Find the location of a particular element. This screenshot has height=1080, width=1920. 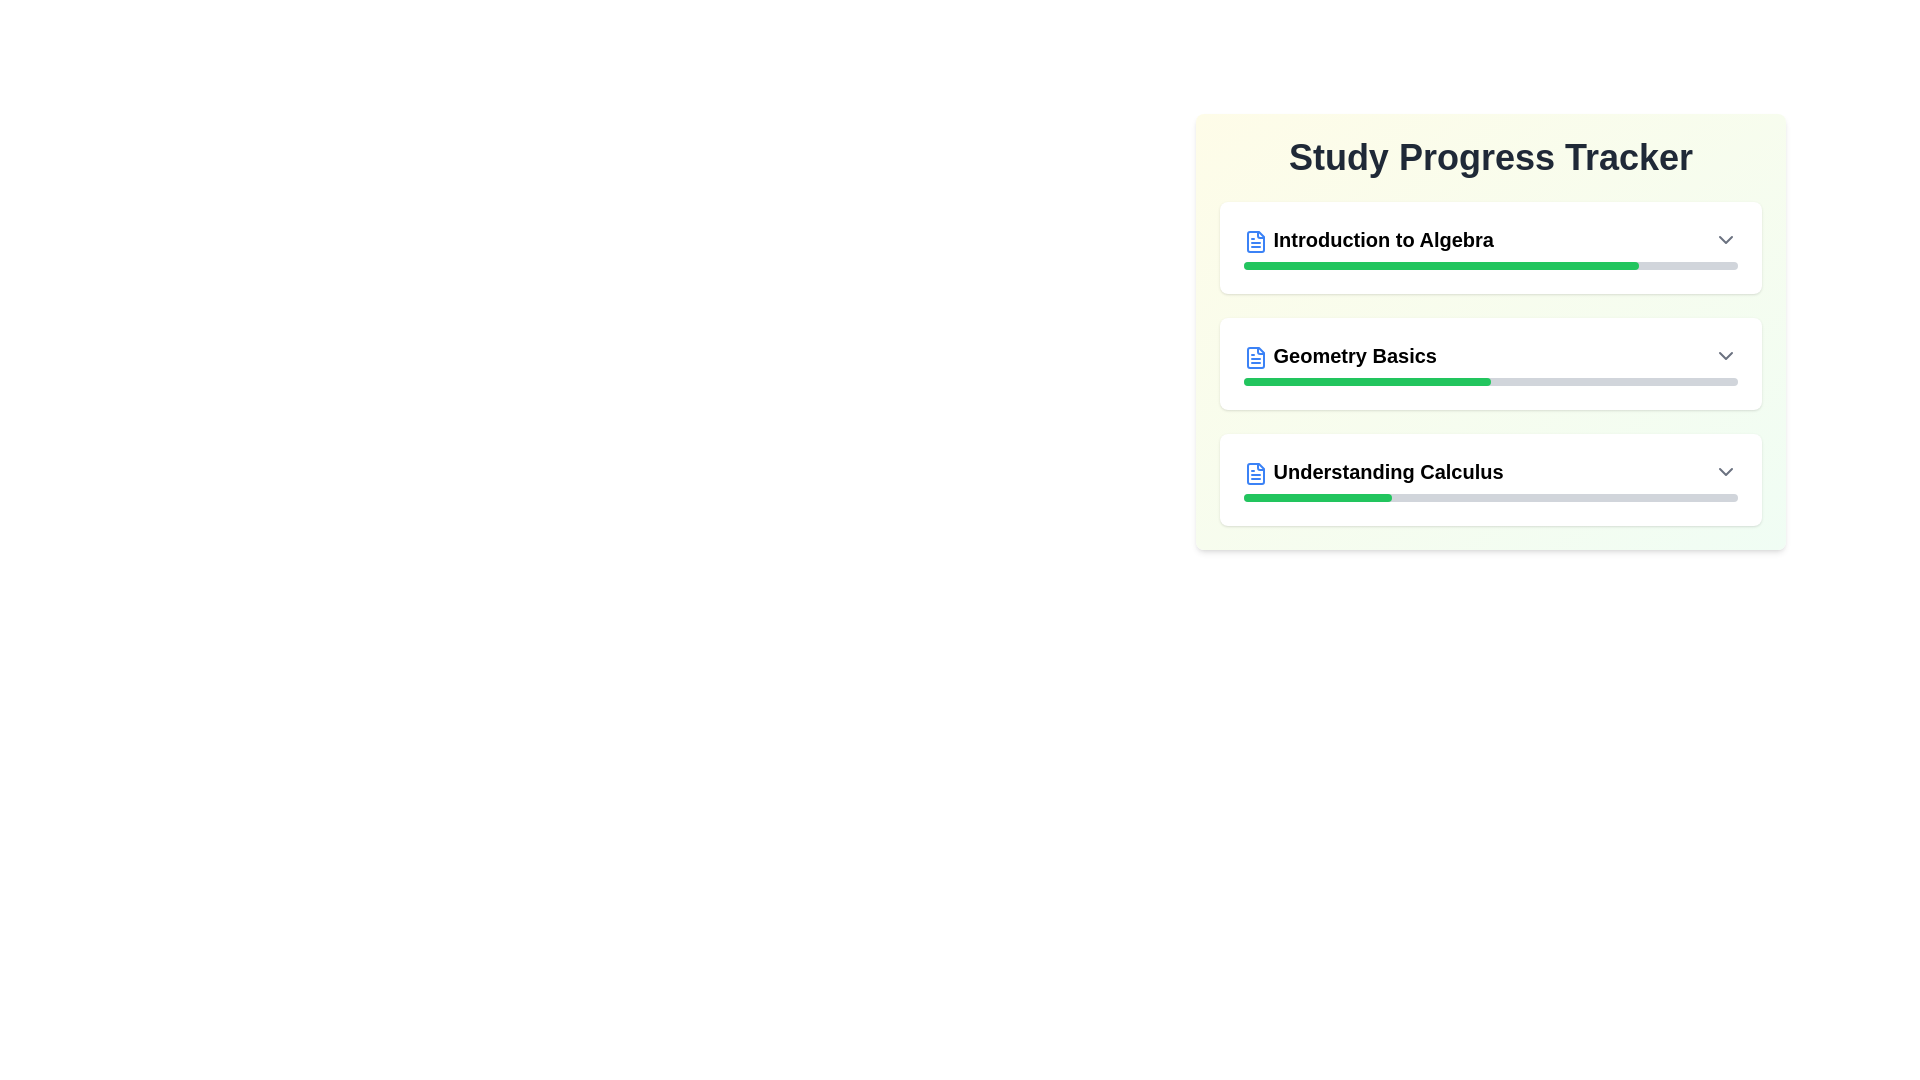

the first progress bar located at the bottom of the 'Introduction to Algebra' card, which visually represents the completion state of that section is located at coordinates (1491, 265).